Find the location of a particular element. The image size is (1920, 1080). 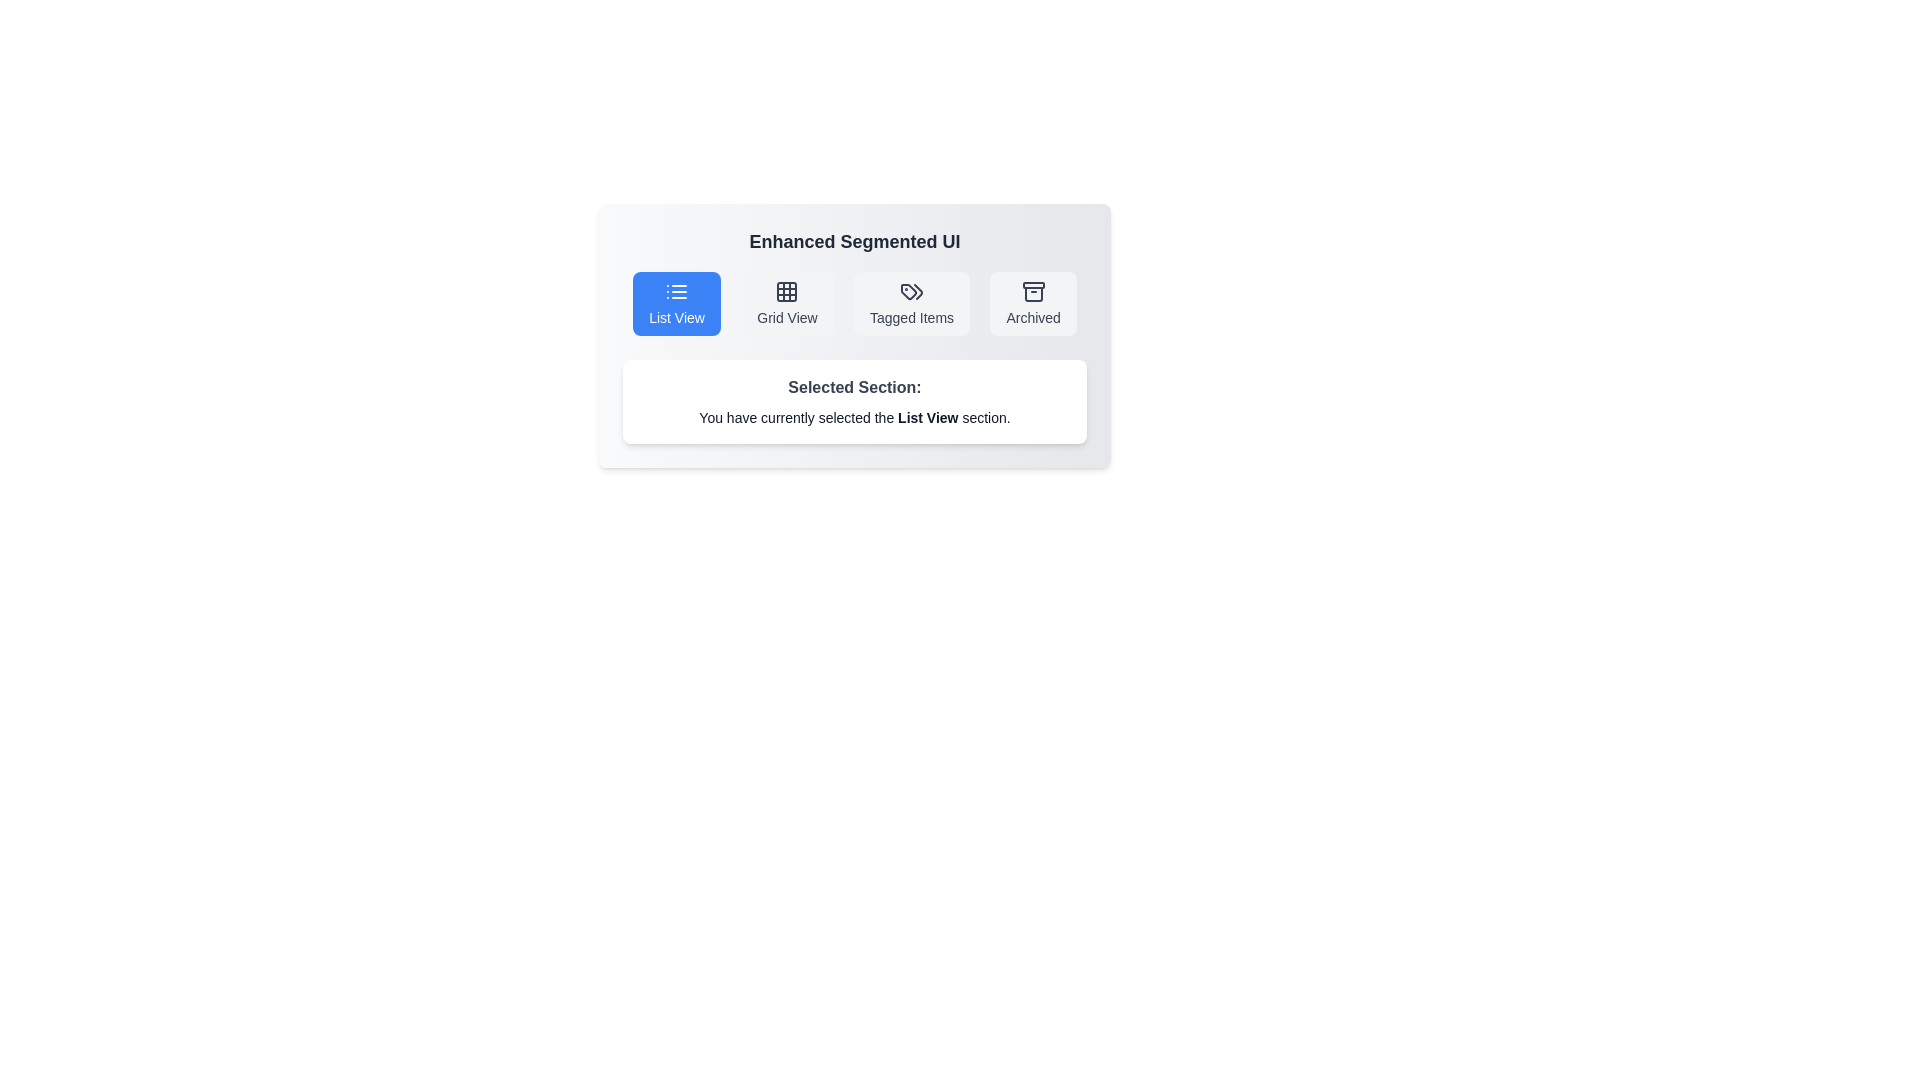

the grid pattern icon located in the 'Grid View' section is located at coordinates (786, 292).